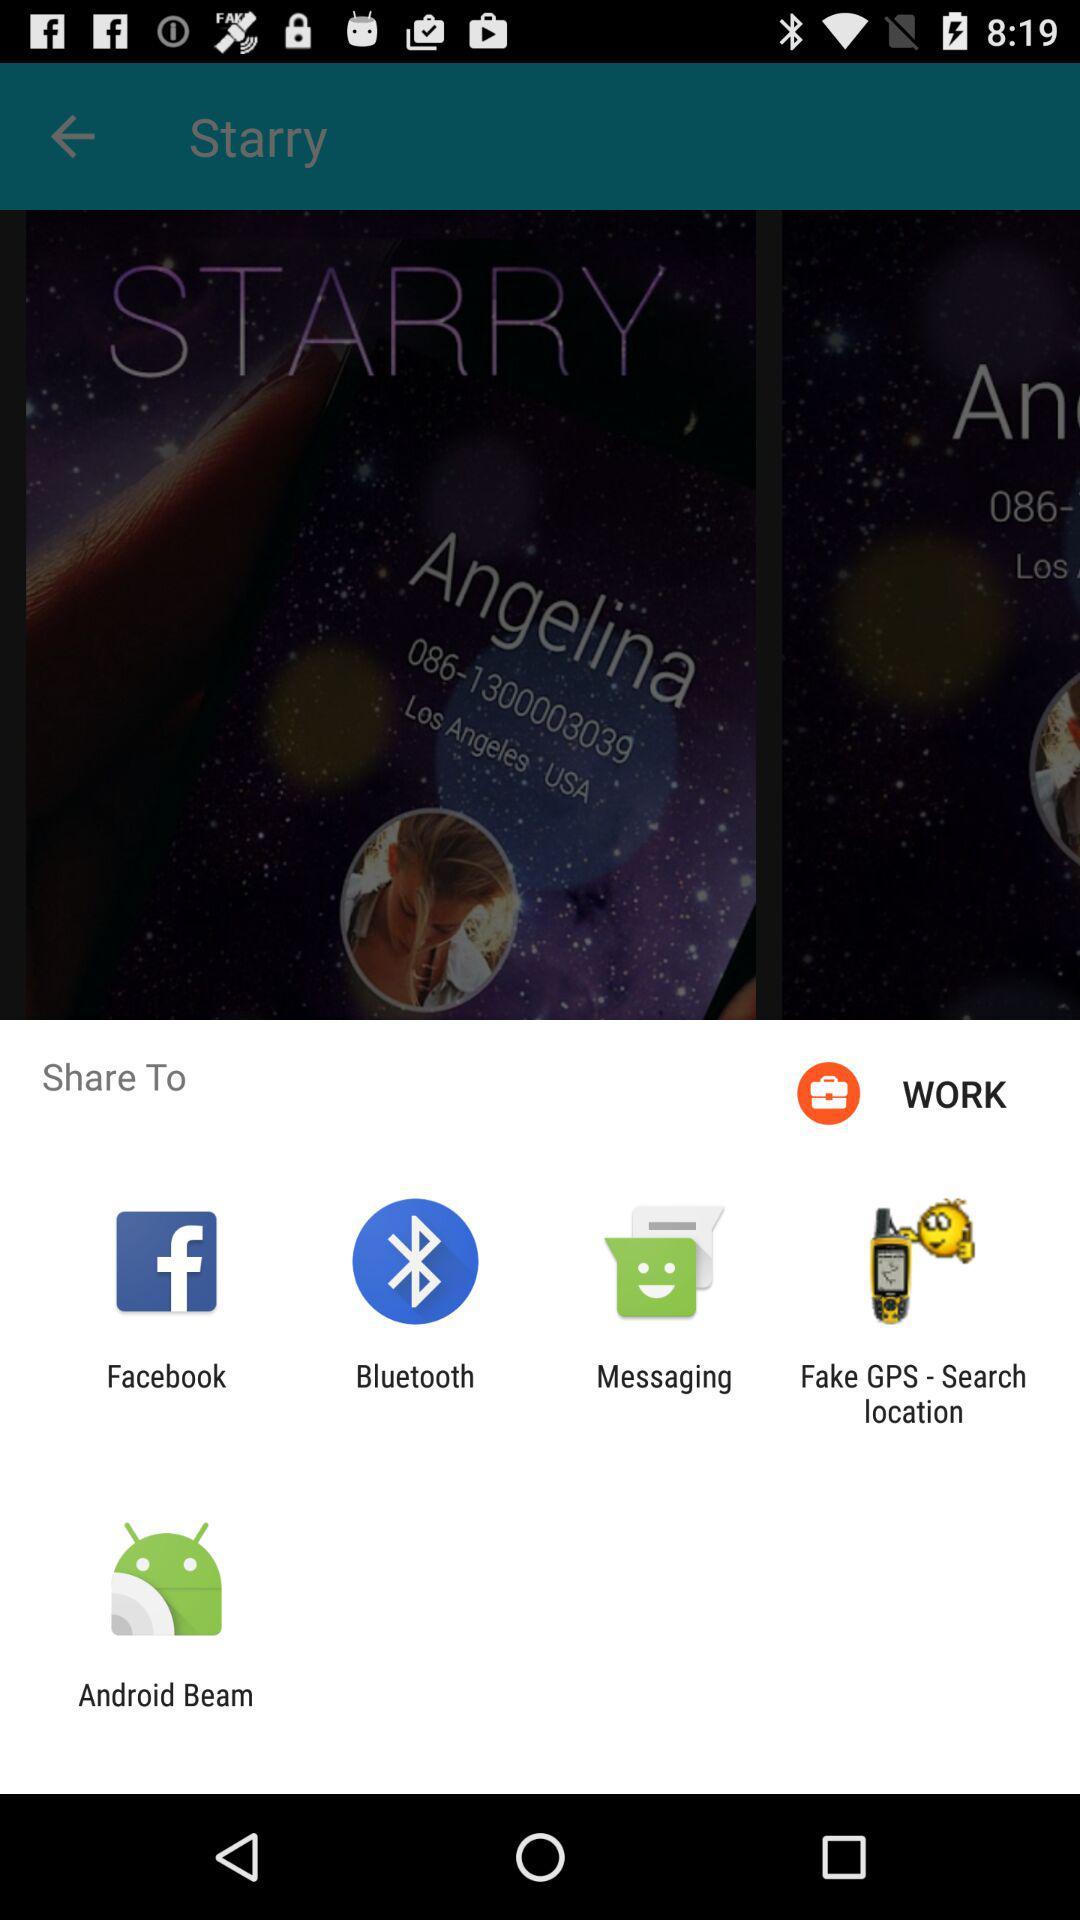 The height and width of the screenshot is (1920, 1080). I want to click on icon next to the messaging, so click(414, 1392).